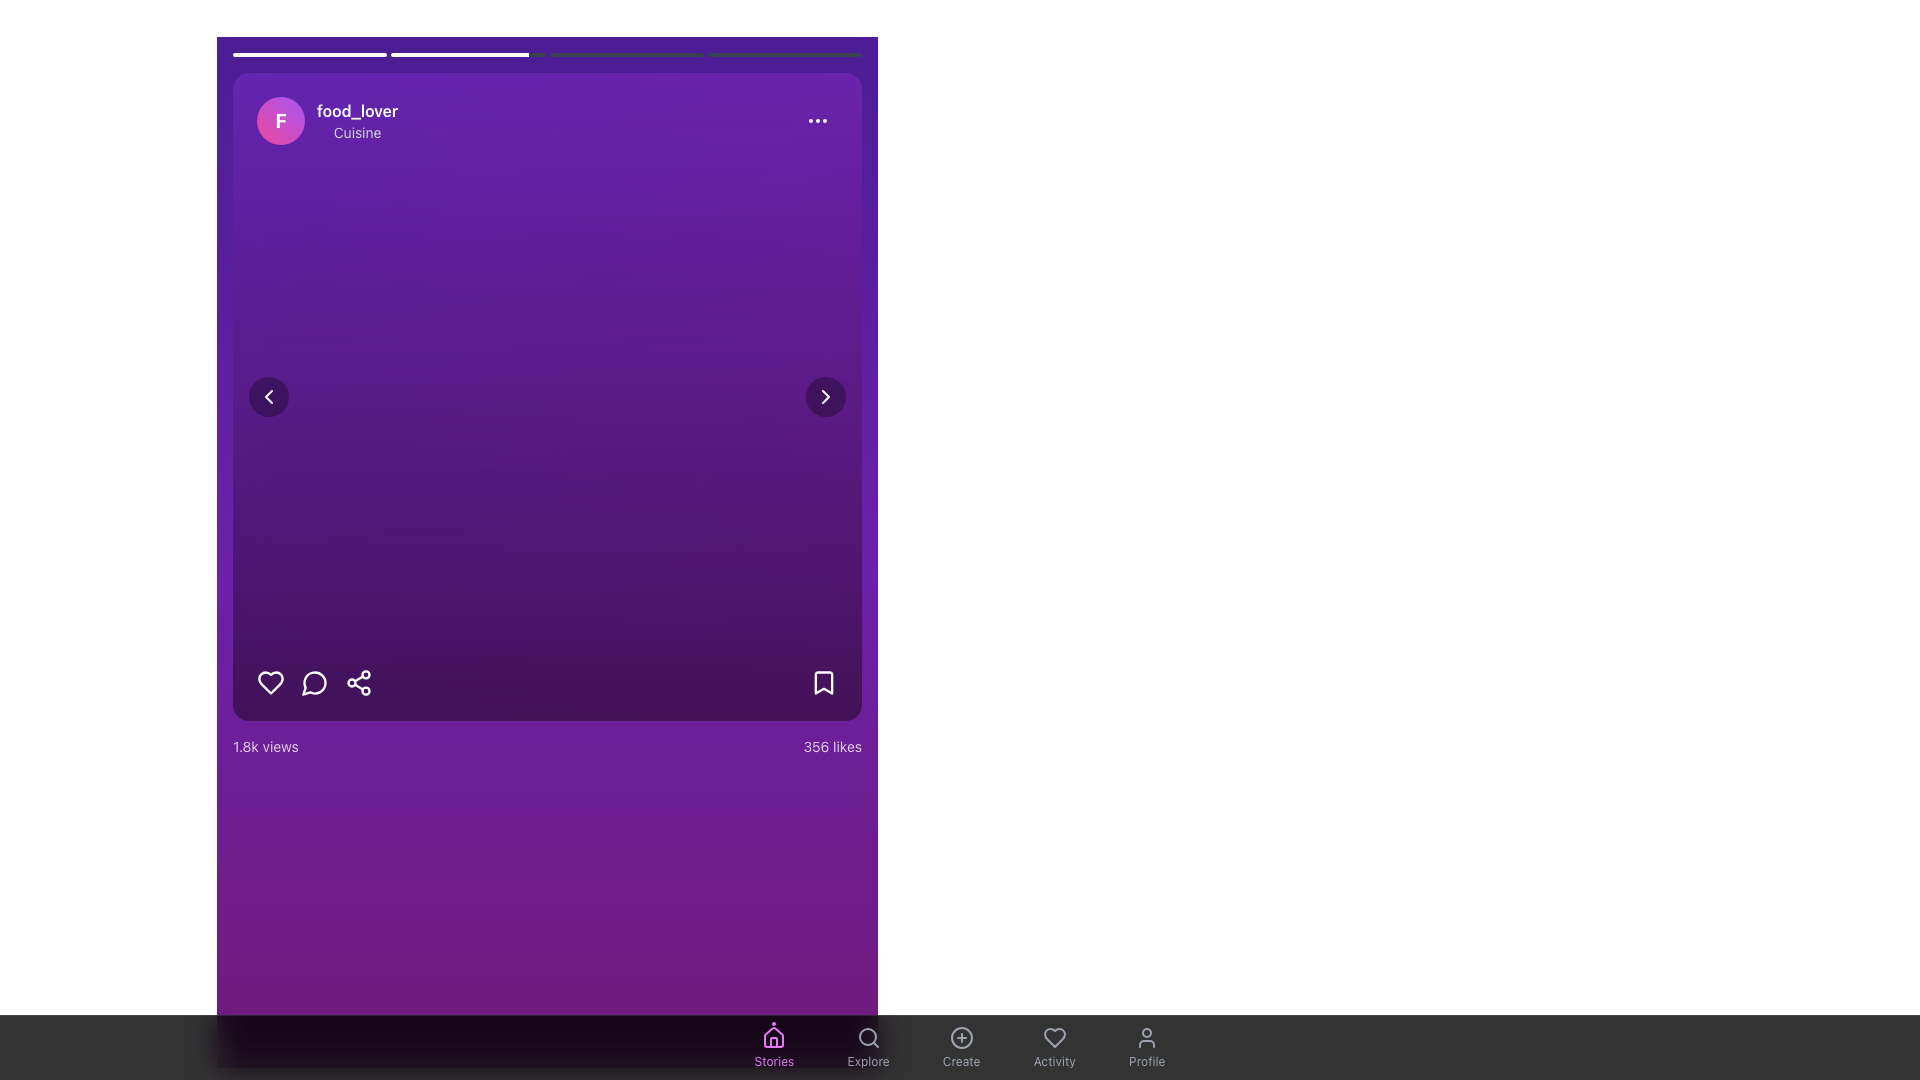 The width and height of the screenshot is (1920, 1080). I want to click on the circular 'Create' icon with a '+' symbol located at the center of the bottom navigation bar, so click(961, 1036).